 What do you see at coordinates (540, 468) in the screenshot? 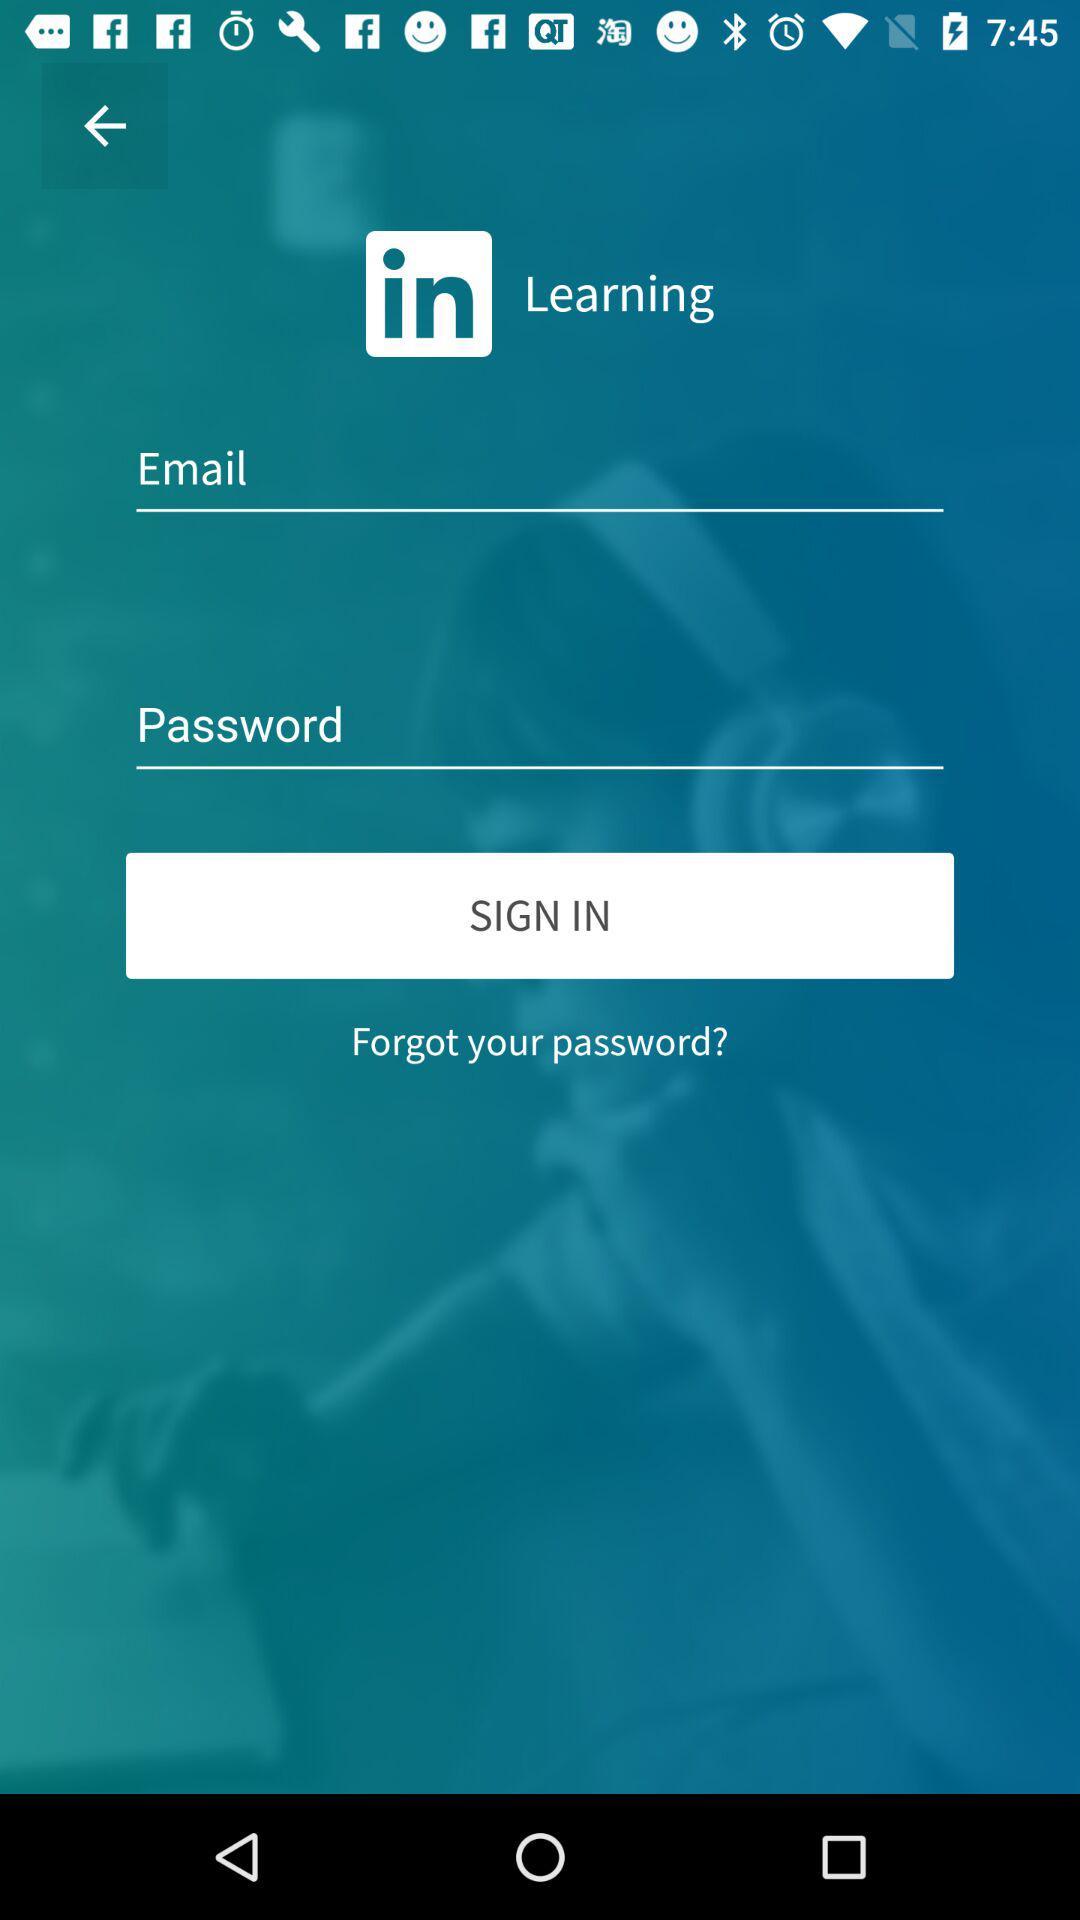
I see `email` at bounding box center [540, 468].